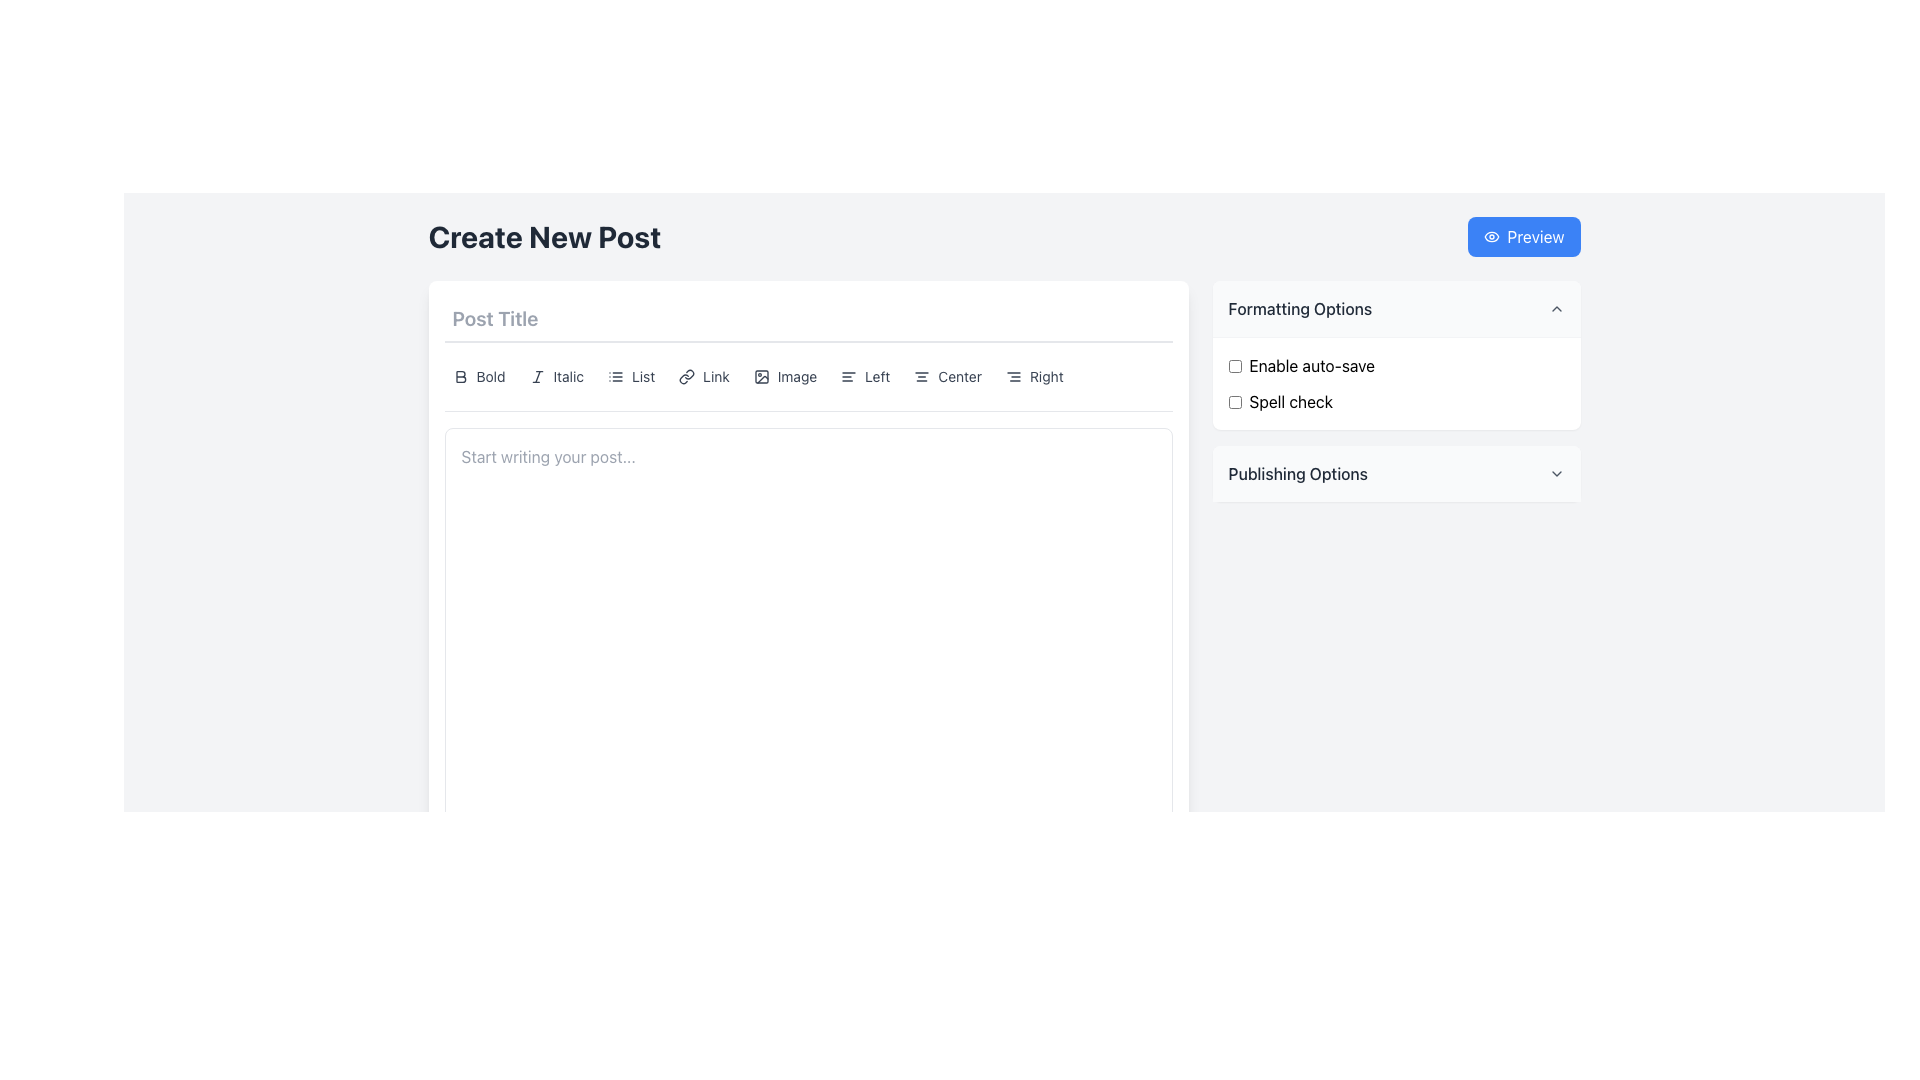  Describe the element at coordinates (1233, 401) in the screenshot. I see `the checkbox located in the top-right area of the interface, specifically under the 'Formatting Options' panel` at that location.